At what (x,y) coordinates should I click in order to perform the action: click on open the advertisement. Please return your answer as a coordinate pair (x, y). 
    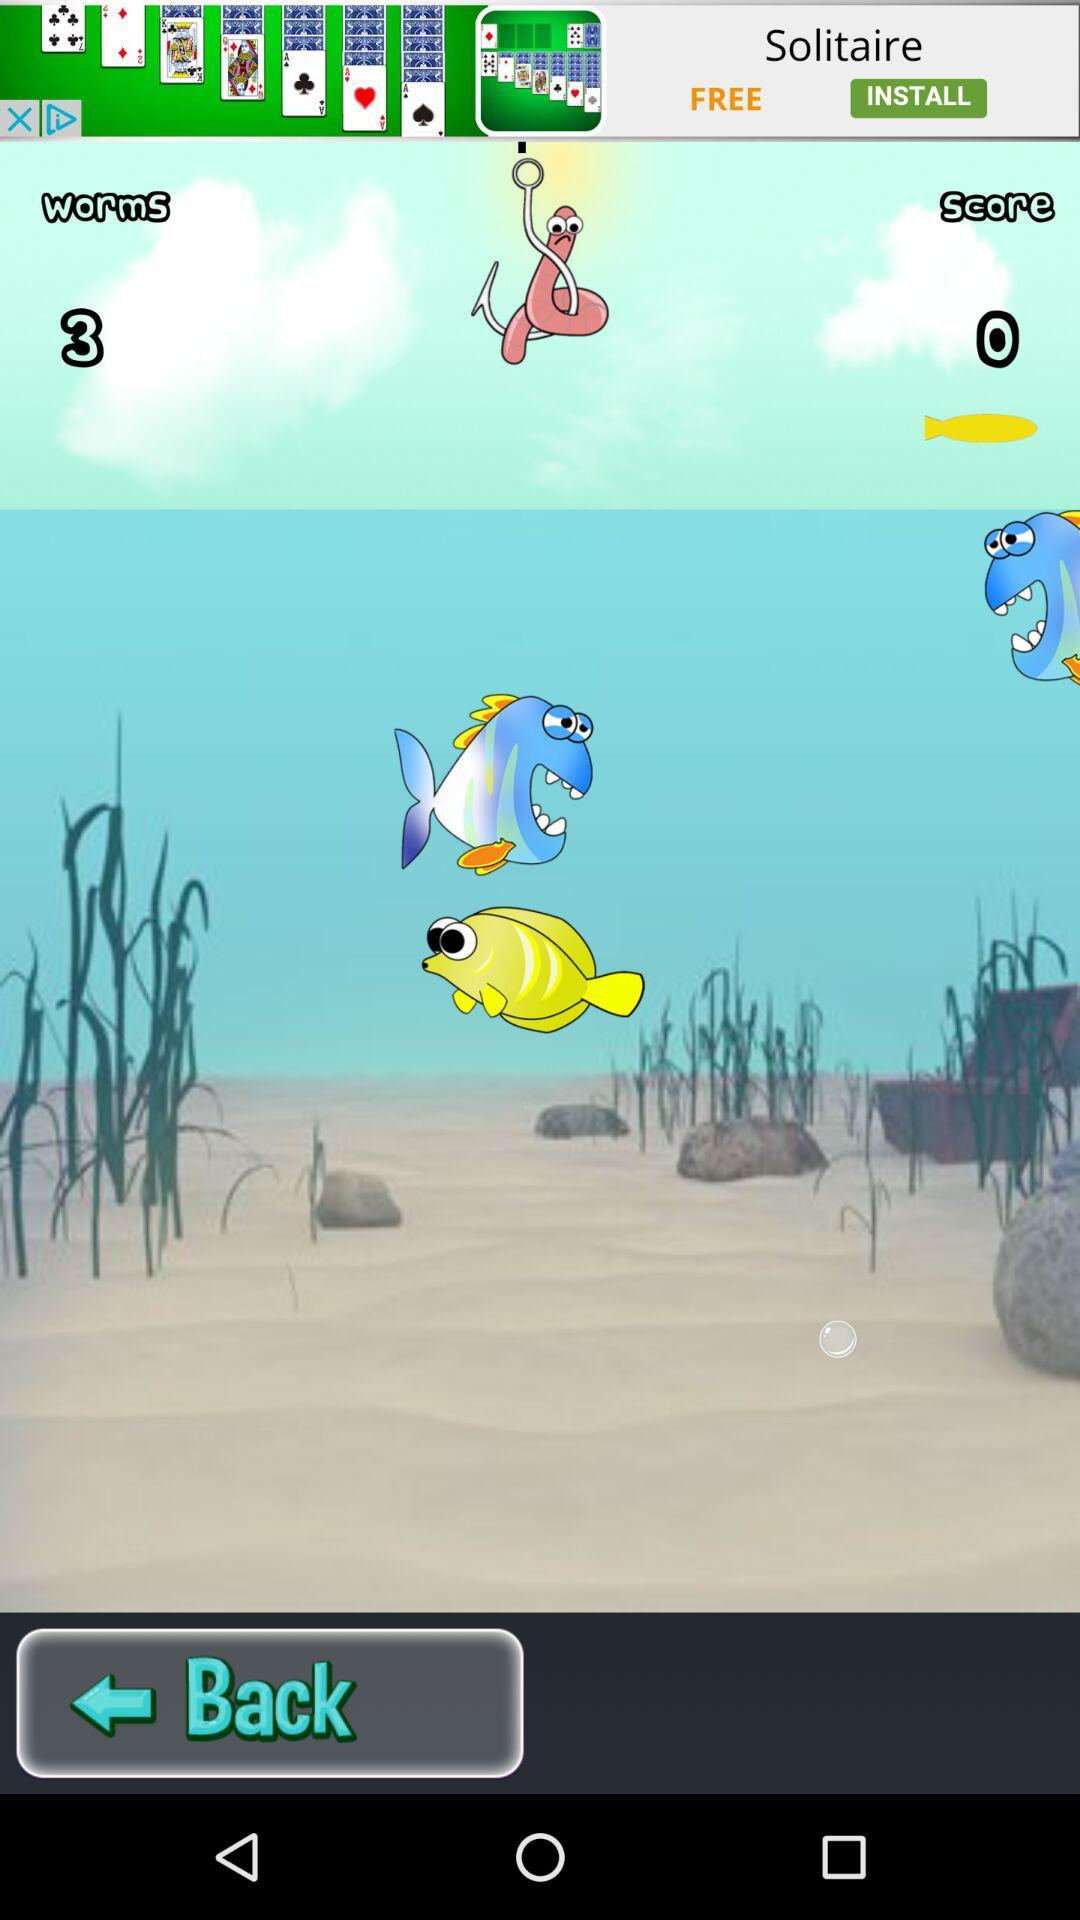
    Looking at the image, I should click on (540, 70).